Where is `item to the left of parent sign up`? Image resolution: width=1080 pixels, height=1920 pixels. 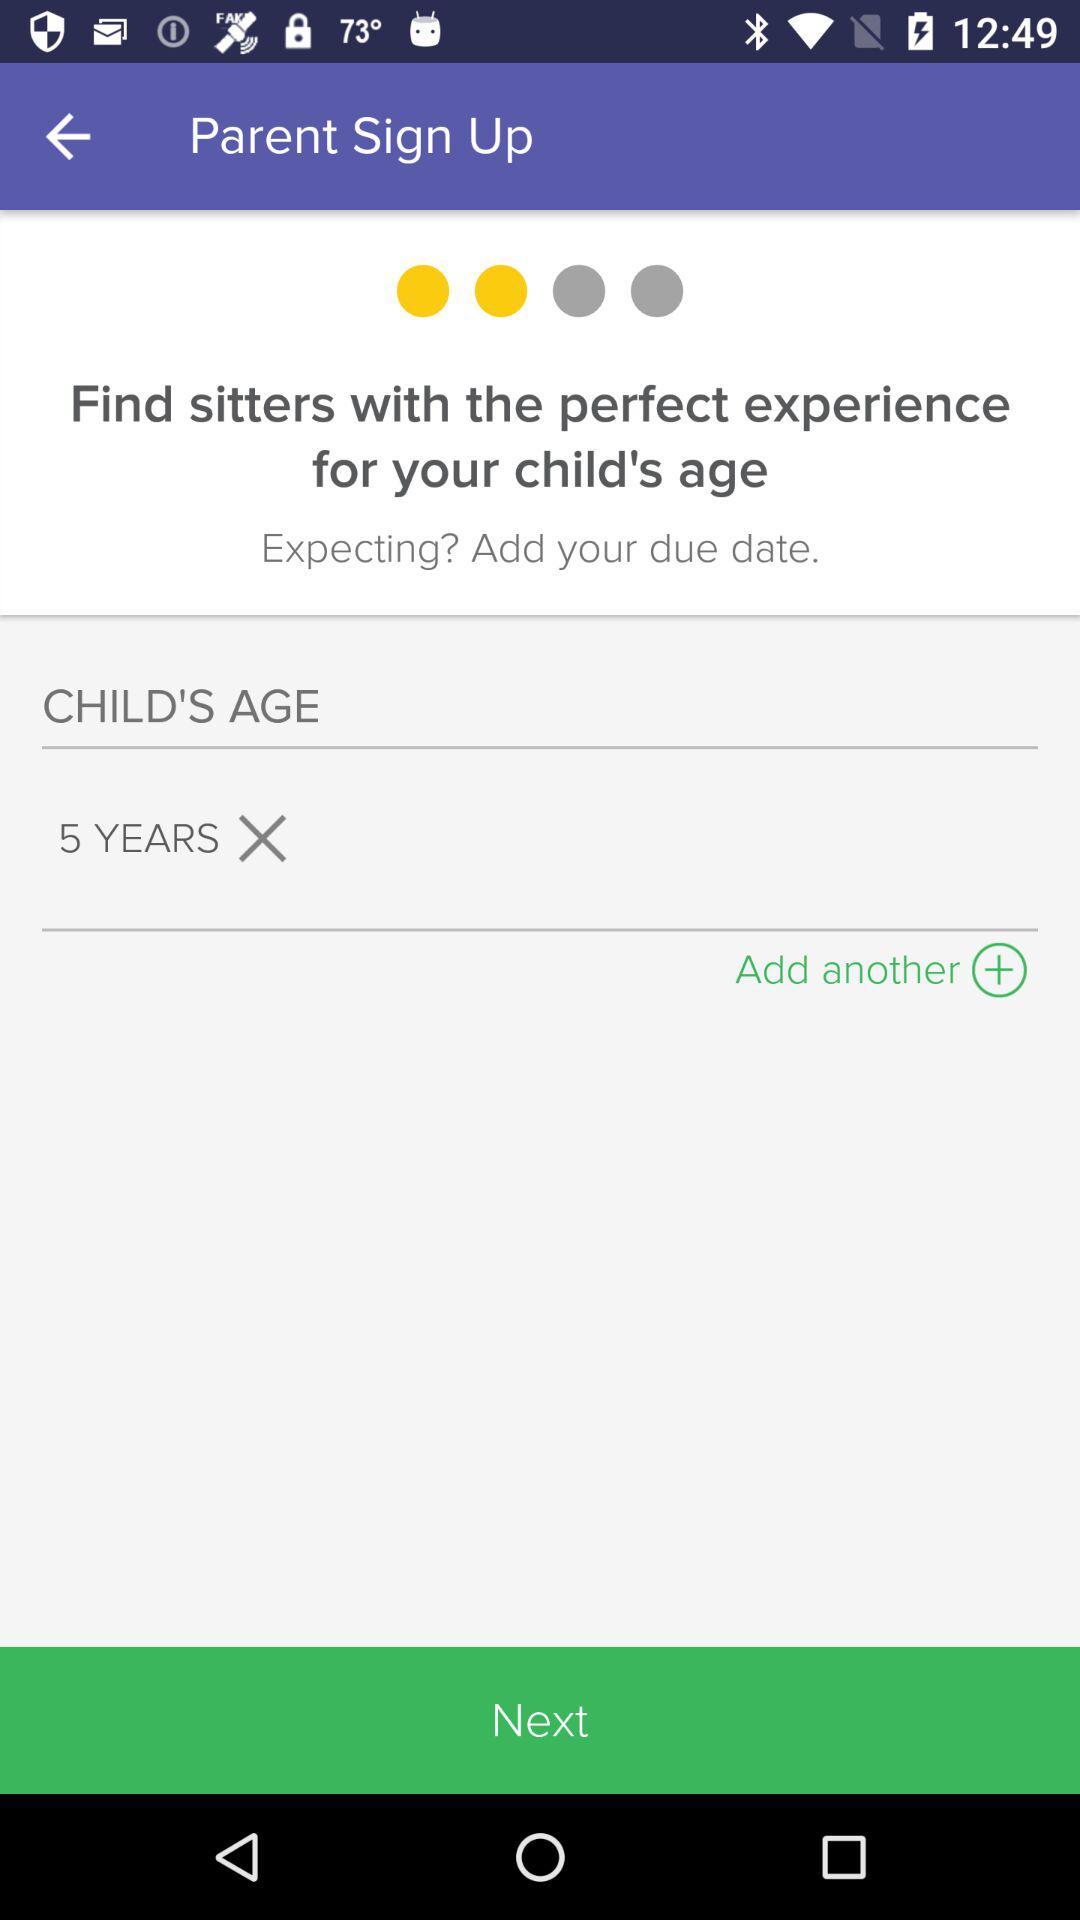
item to the left of parent sign up is located at coordinates (72, 135).